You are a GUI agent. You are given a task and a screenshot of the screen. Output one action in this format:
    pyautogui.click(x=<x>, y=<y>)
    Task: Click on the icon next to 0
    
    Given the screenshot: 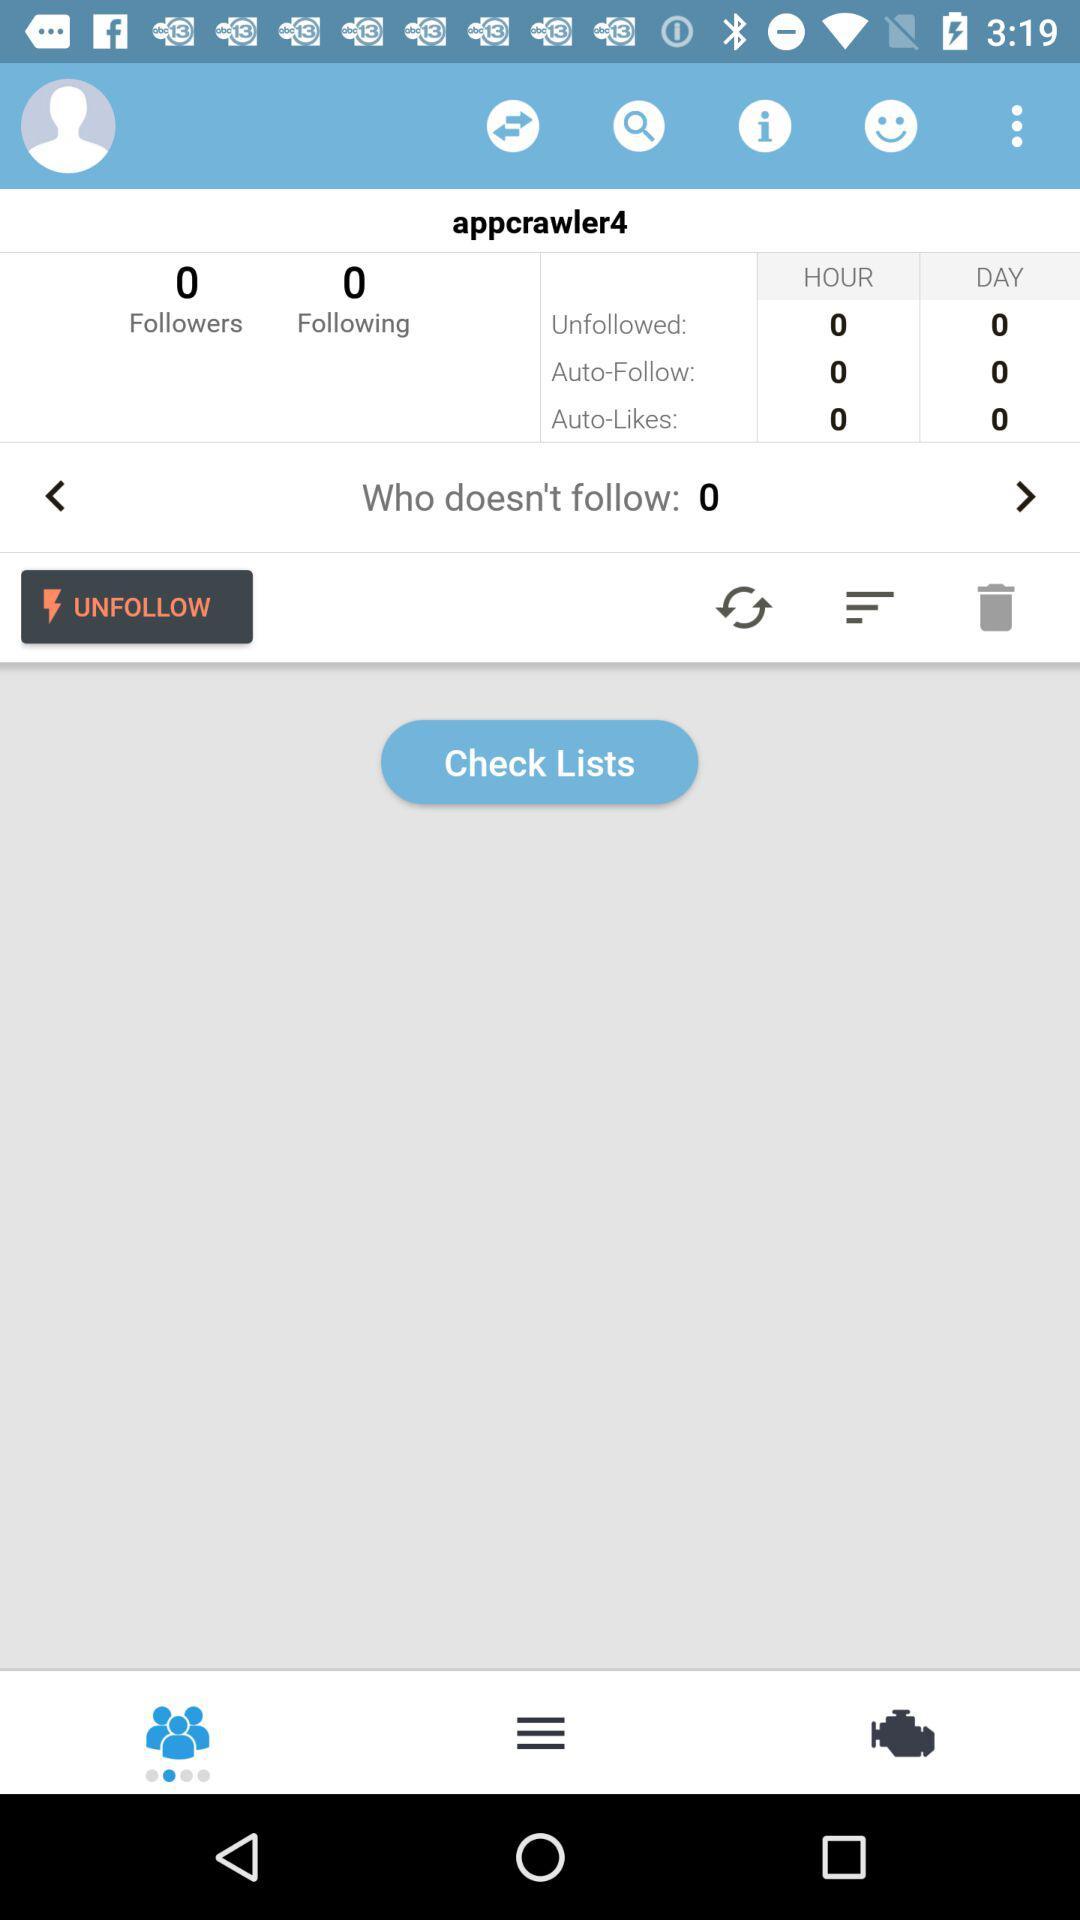 What is the action you would take?
    pyautogui.click(x=185, y=295)
    